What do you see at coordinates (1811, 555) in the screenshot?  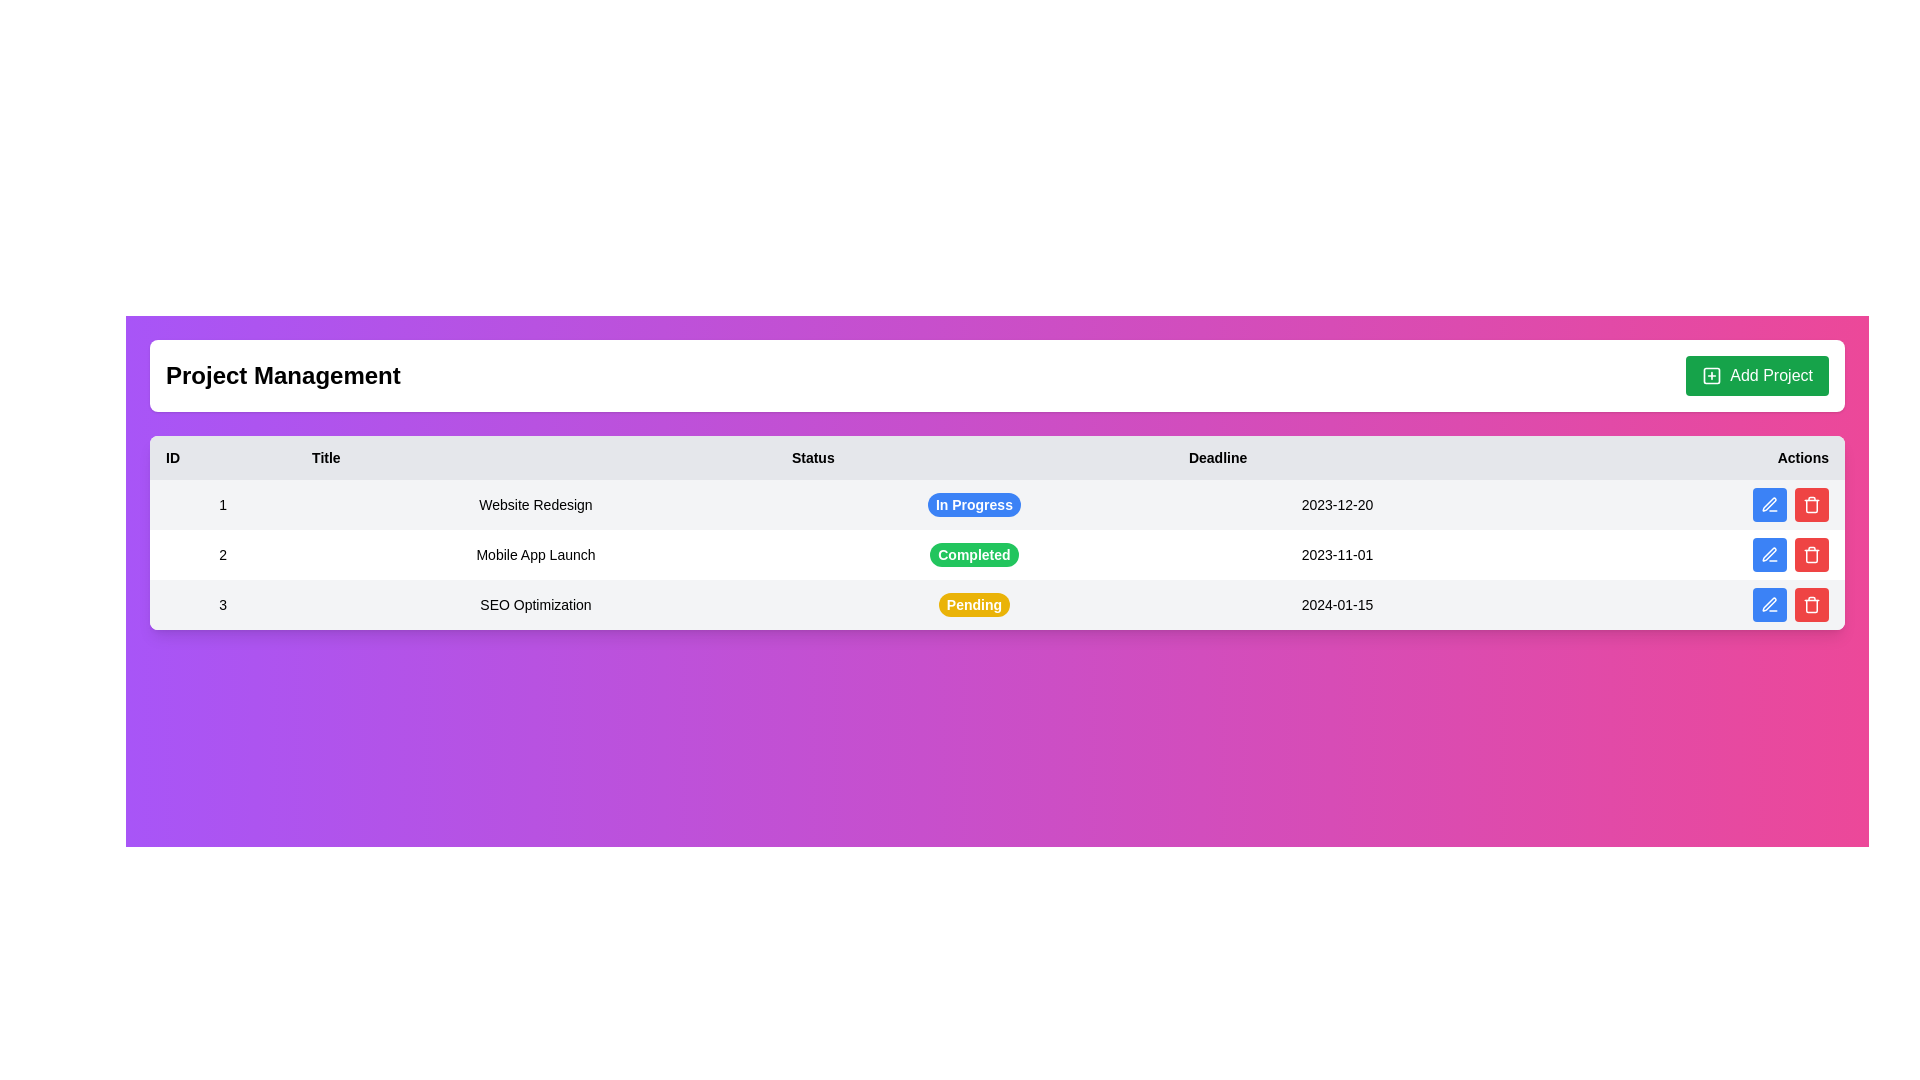 I see `the 'Delete' button, which is the second button in the 'Actions' column of the third row in the table, positioned immediately to the right of a blue button` at bounding box center [1811, 555].